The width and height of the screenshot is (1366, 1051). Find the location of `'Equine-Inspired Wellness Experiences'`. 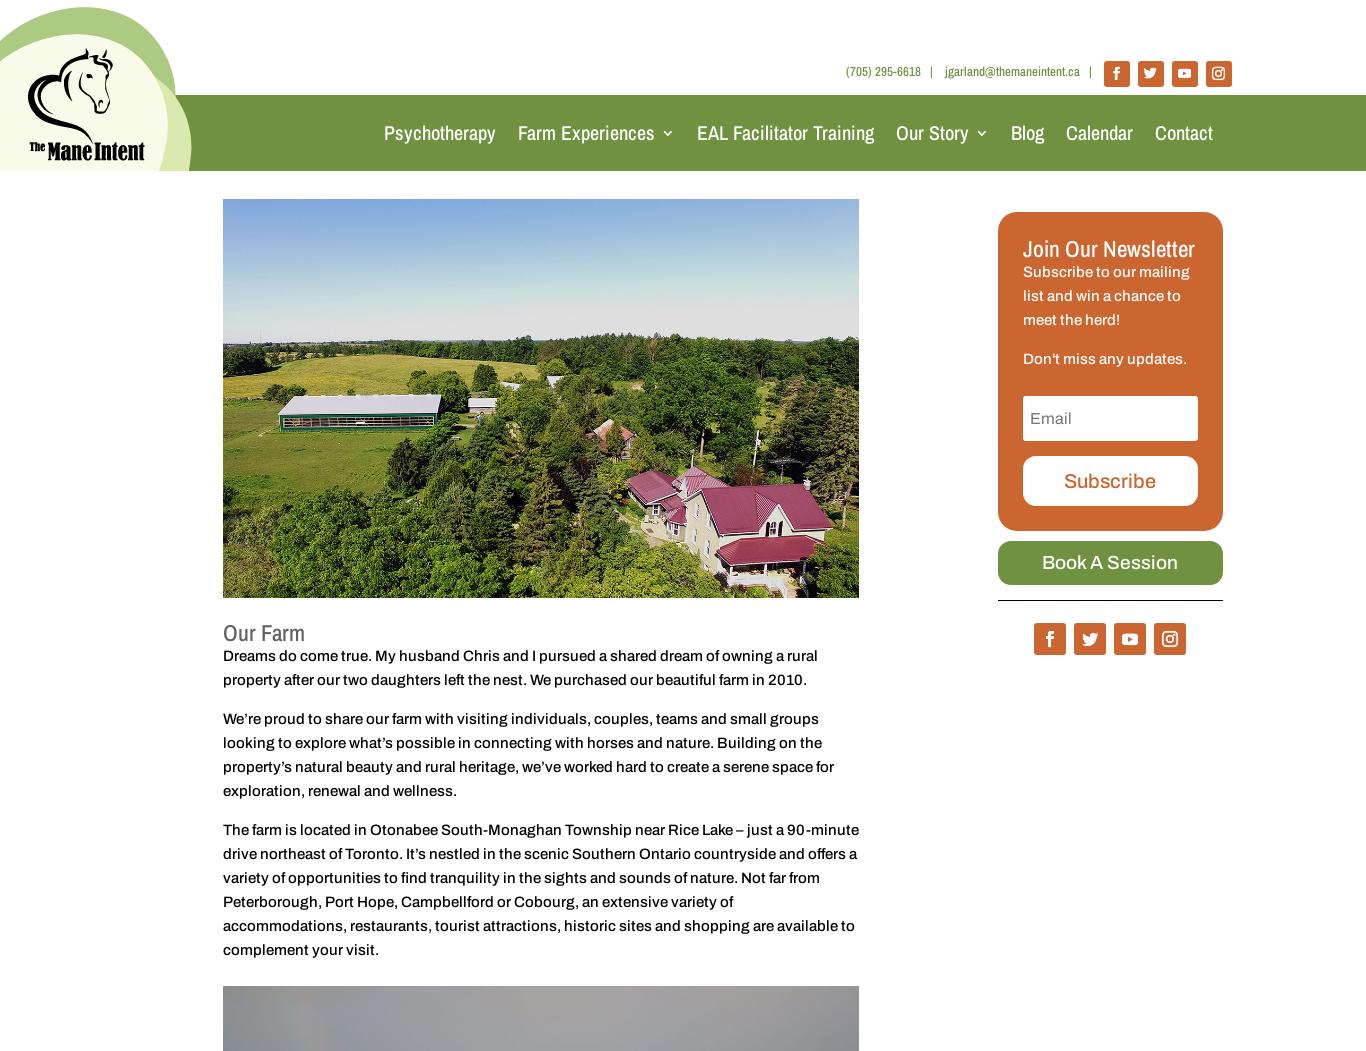

'Equine-Inspired Wellness Experiences' is located at coordinates (545, 239).